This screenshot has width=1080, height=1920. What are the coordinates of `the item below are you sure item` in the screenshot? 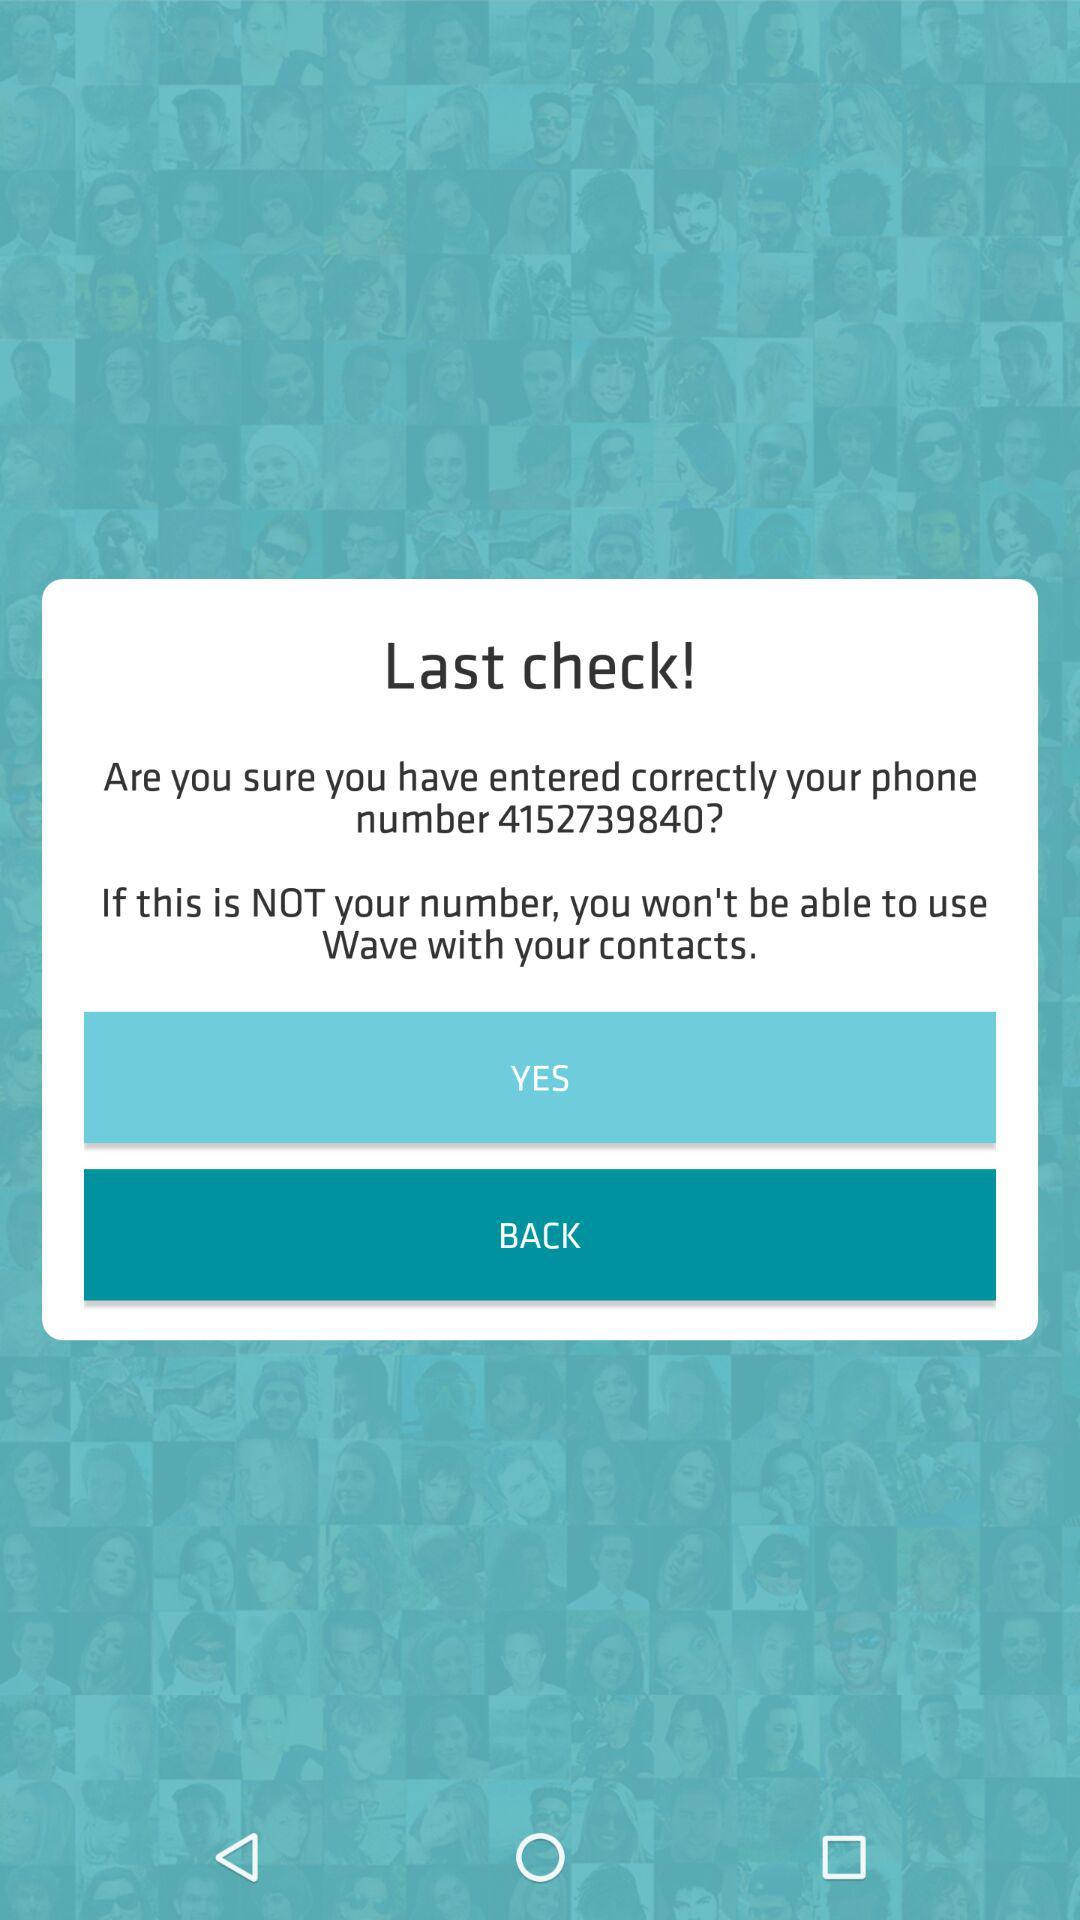 It's located at (540, 1076).